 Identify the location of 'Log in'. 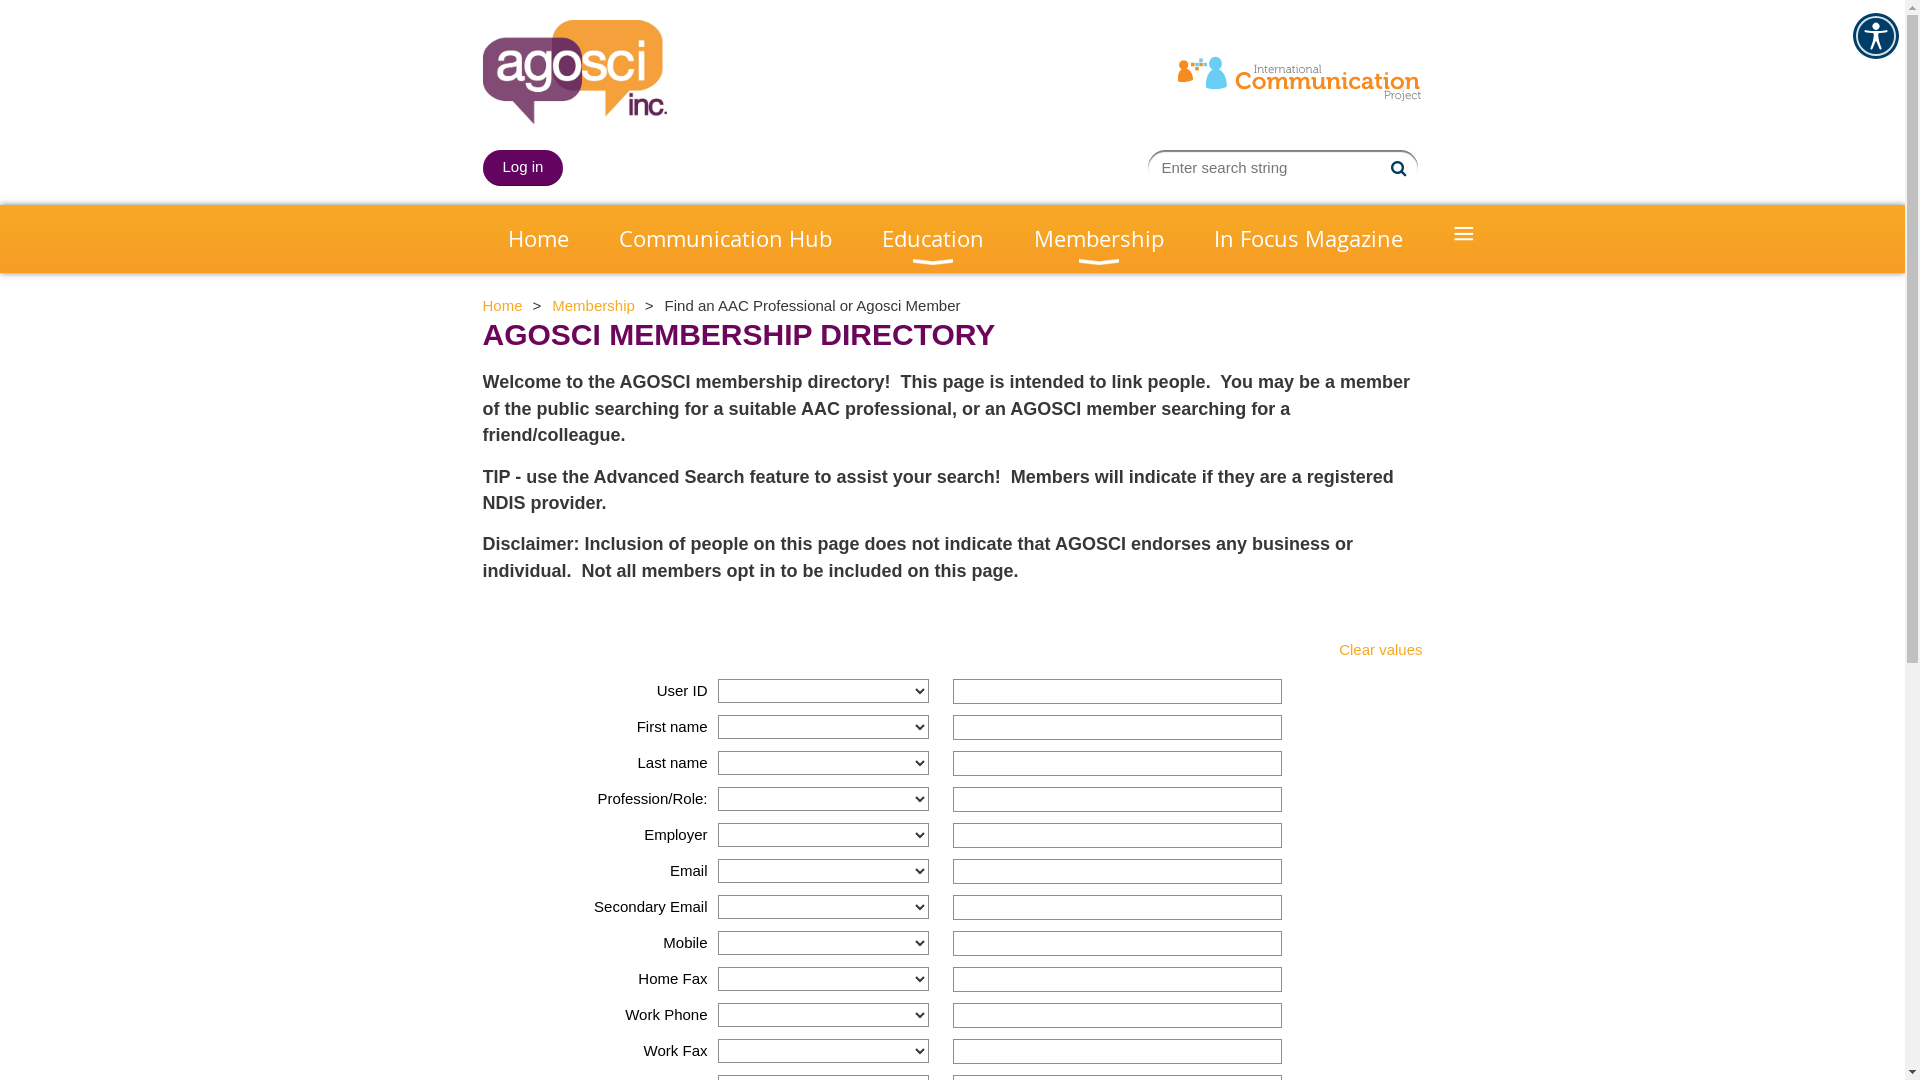
(522, 167).